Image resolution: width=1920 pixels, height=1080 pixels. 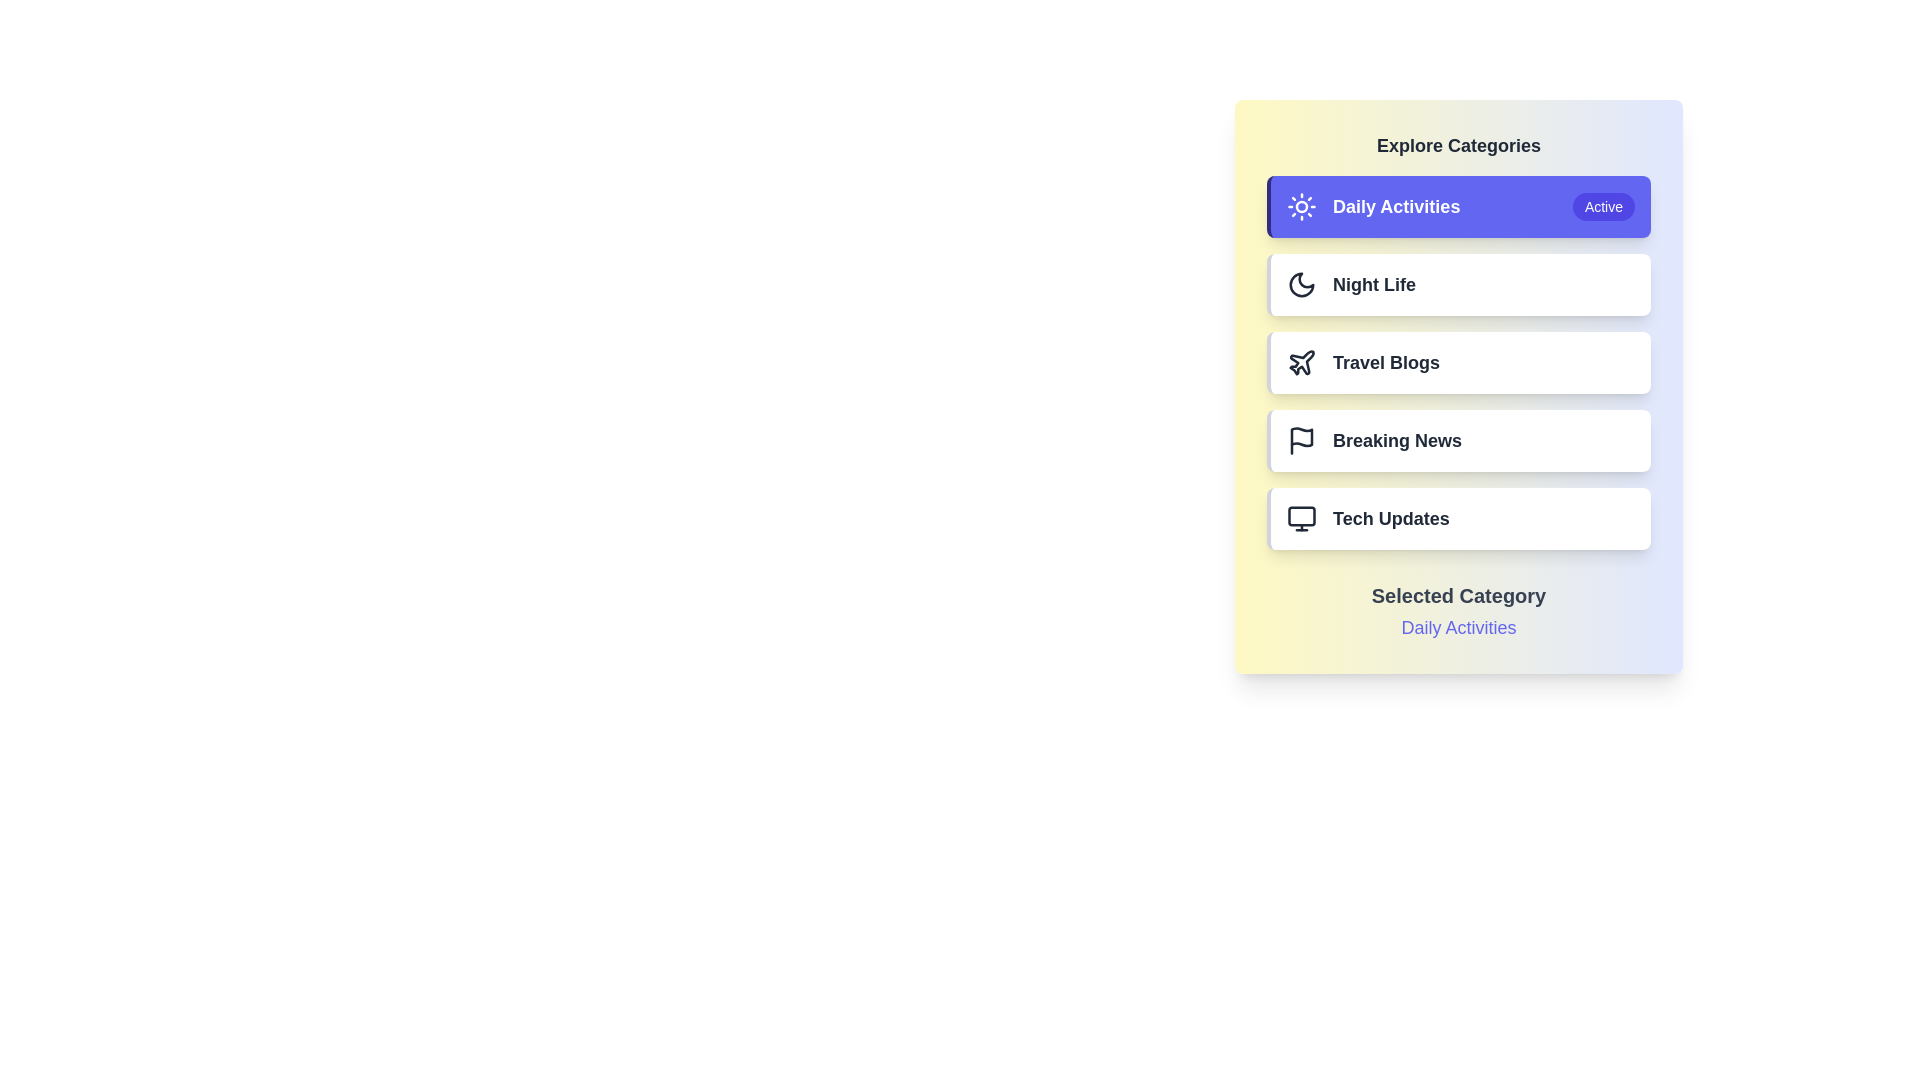 I want to click on the category button corresponding to Tech Updates, so click(x=1459, y=518).